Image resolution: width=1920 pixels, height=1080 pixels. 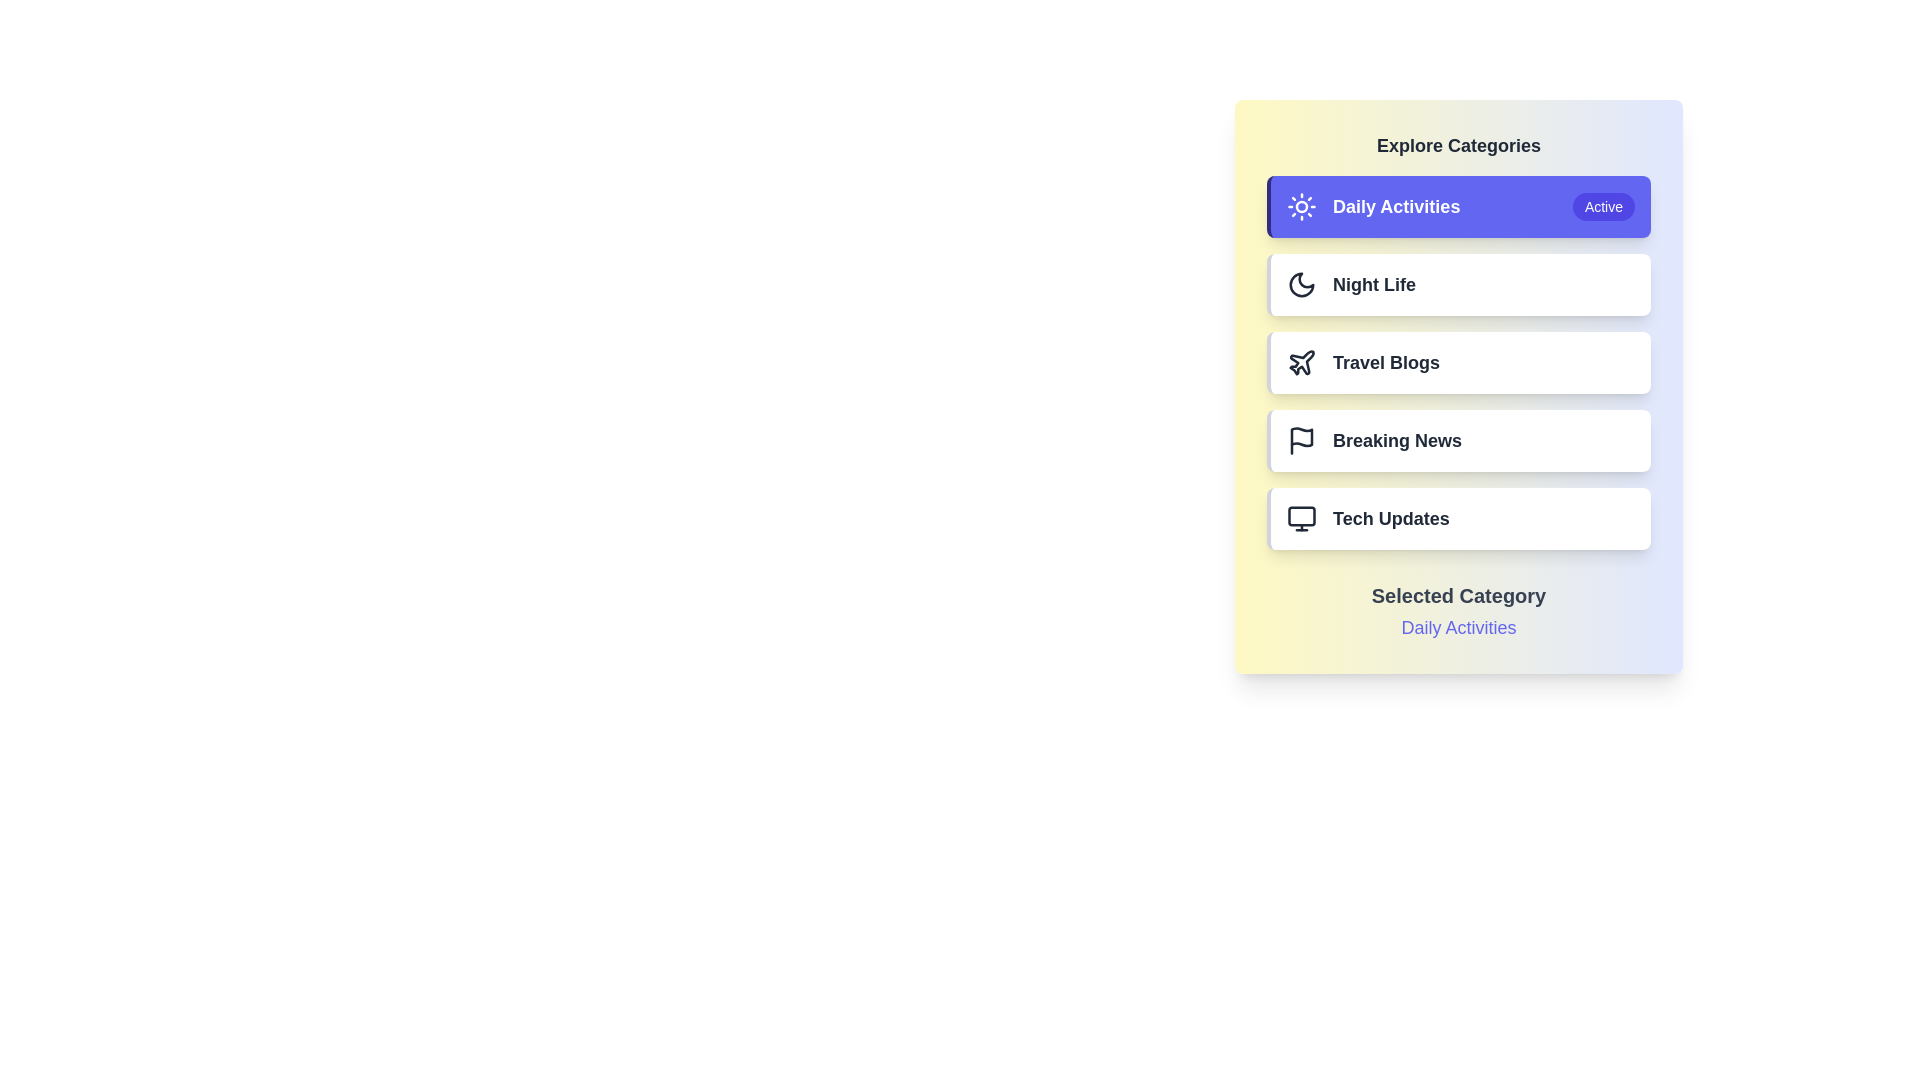 I want to click on the category button corresponding to Tech Updates, so click(x=1459, y=518).